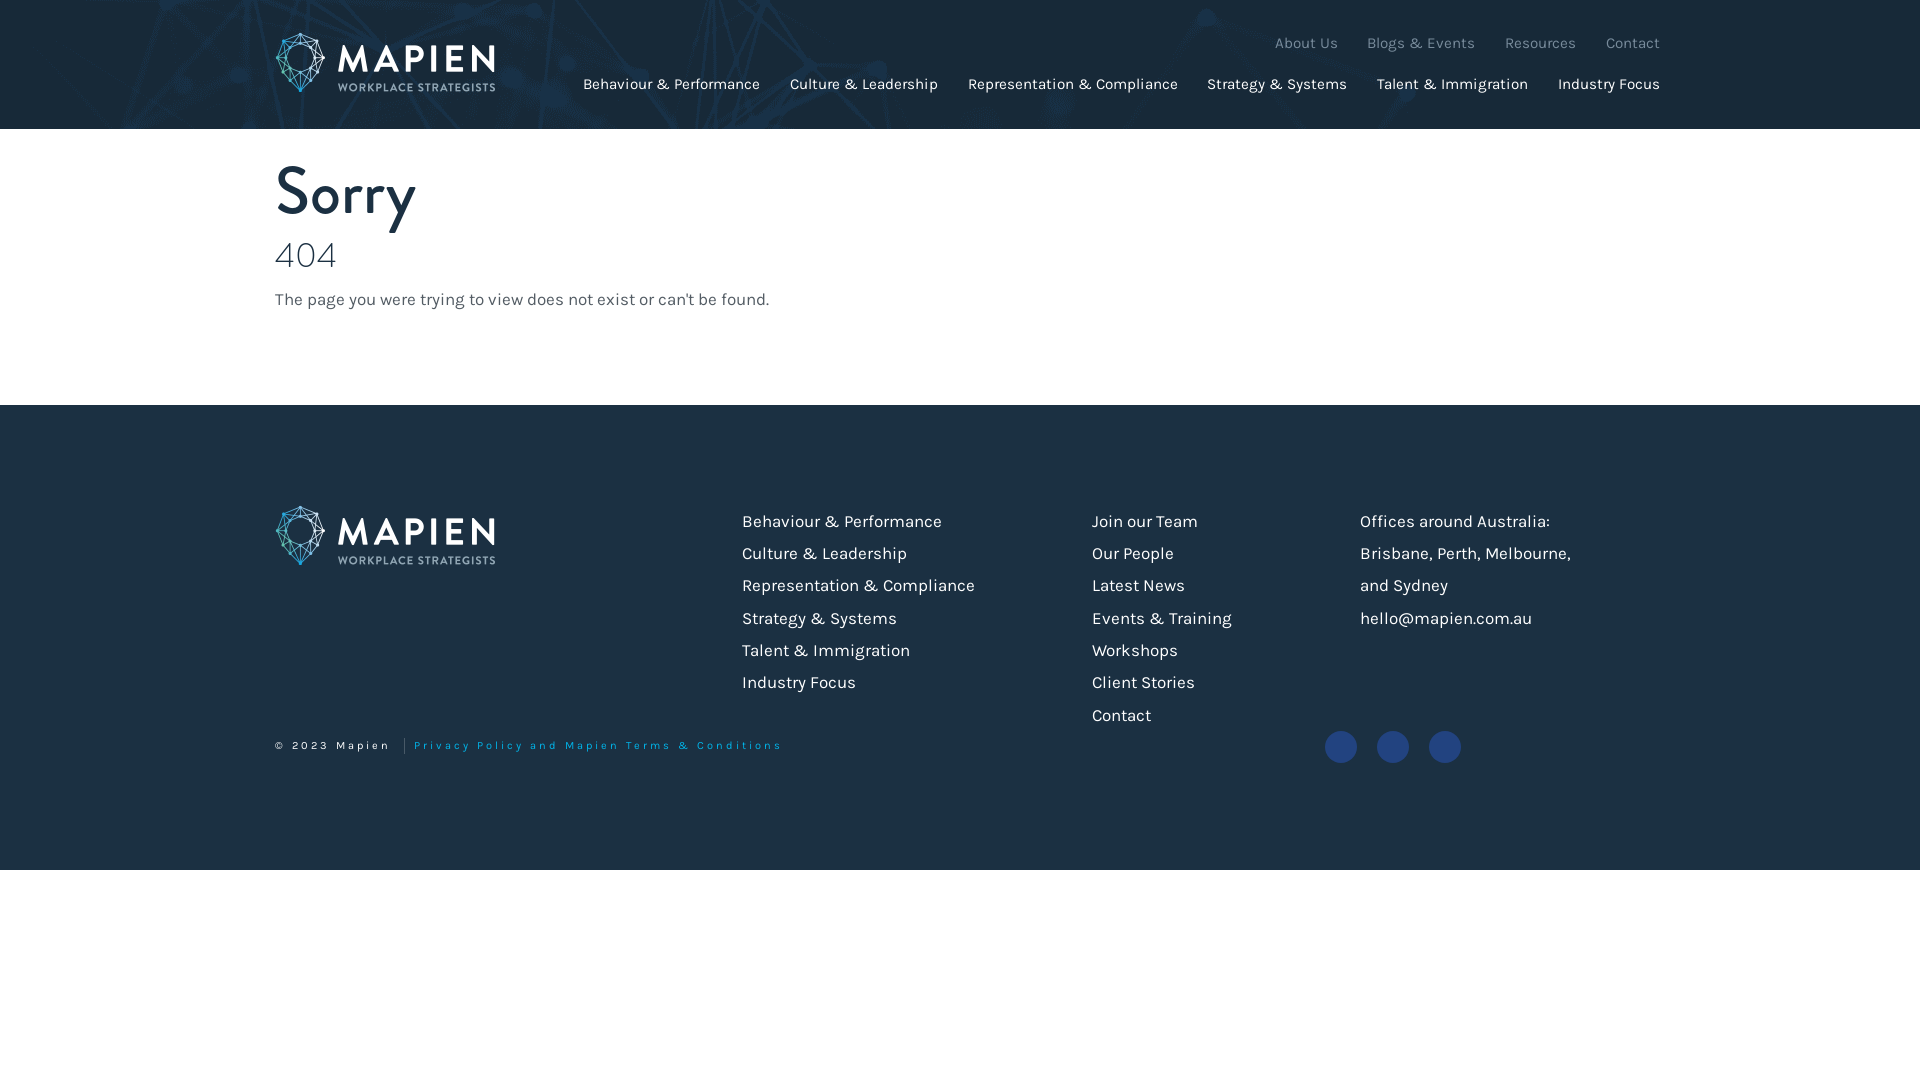 Image resolution: width=1920 pixels, height=1080 pixels. What do you see at coordinates (1632, 42) in the screenshot?
I see `'Contact'` at bounding box center [1632, 42].